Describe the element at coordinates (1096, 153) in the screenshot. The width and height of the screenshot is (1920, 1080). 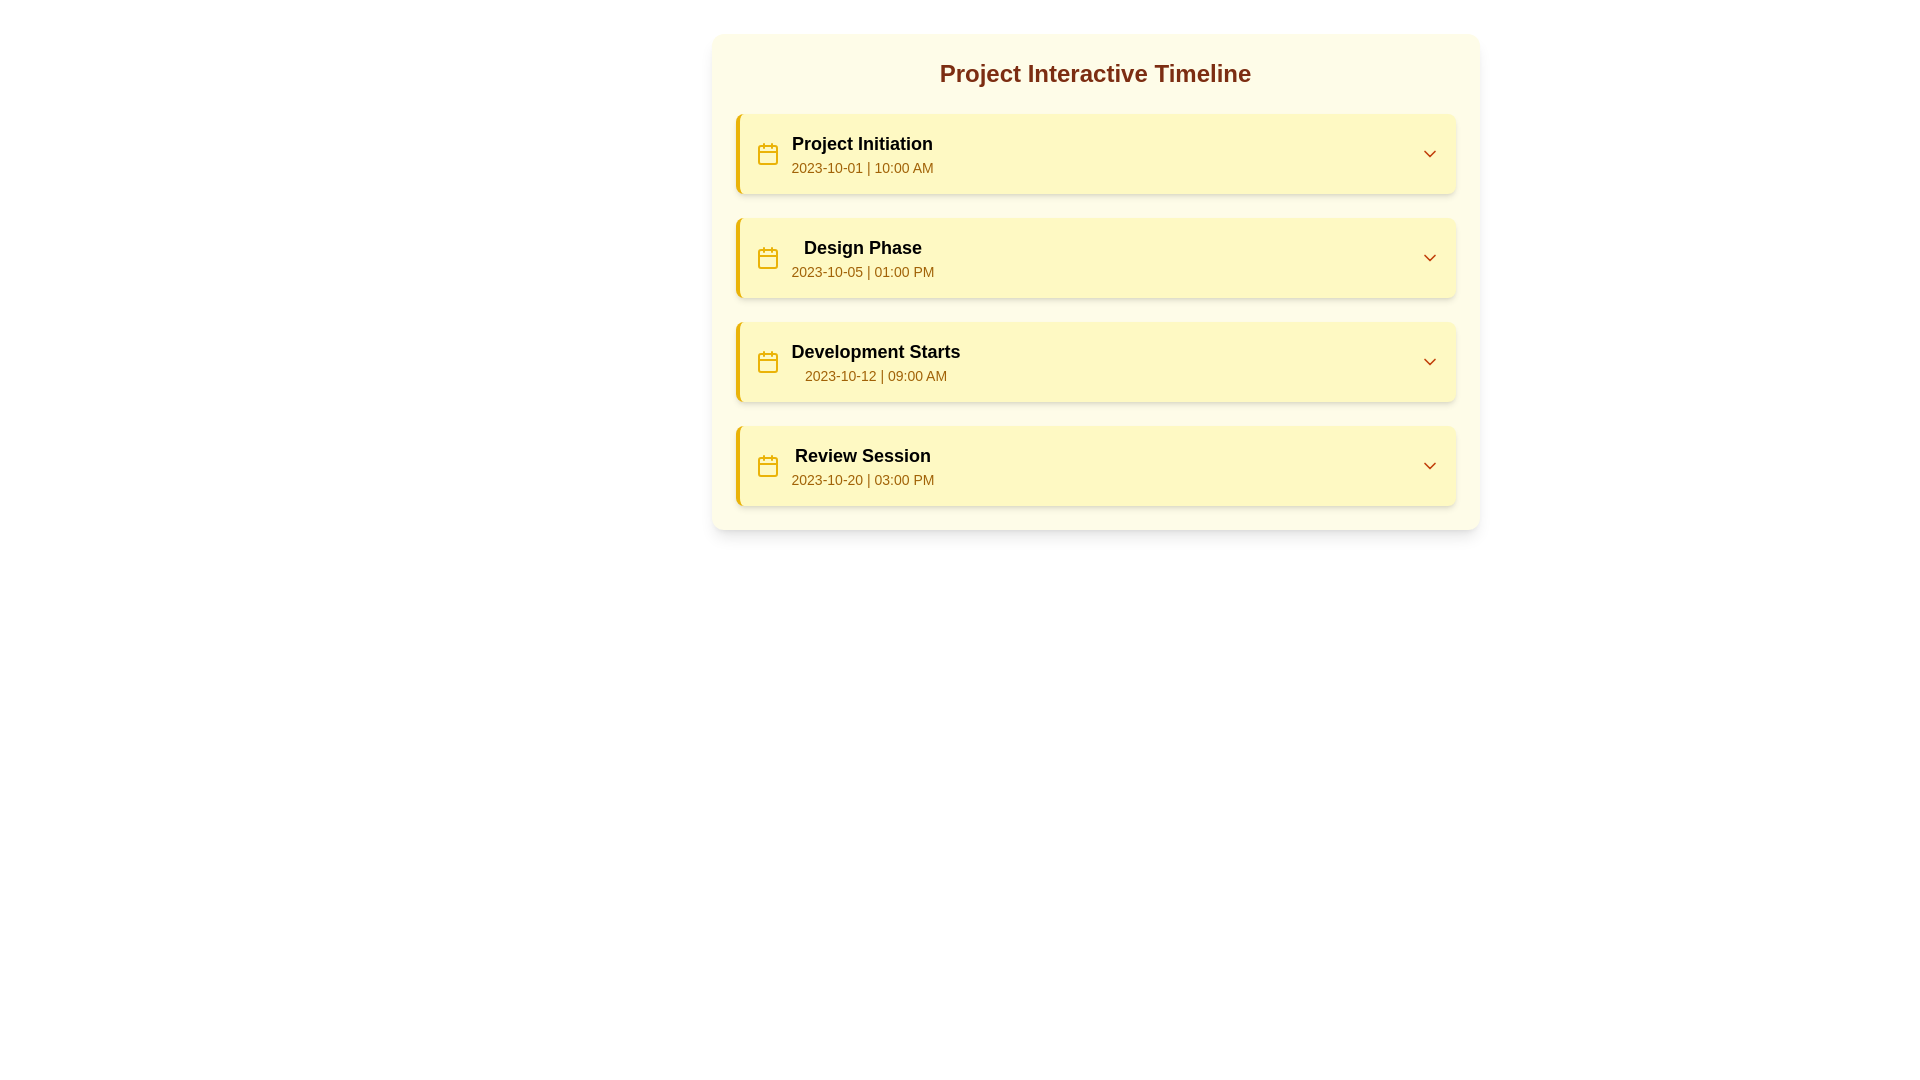
I see `the first interactive list item in the 'Project Interactive Timeline' section` at that location.